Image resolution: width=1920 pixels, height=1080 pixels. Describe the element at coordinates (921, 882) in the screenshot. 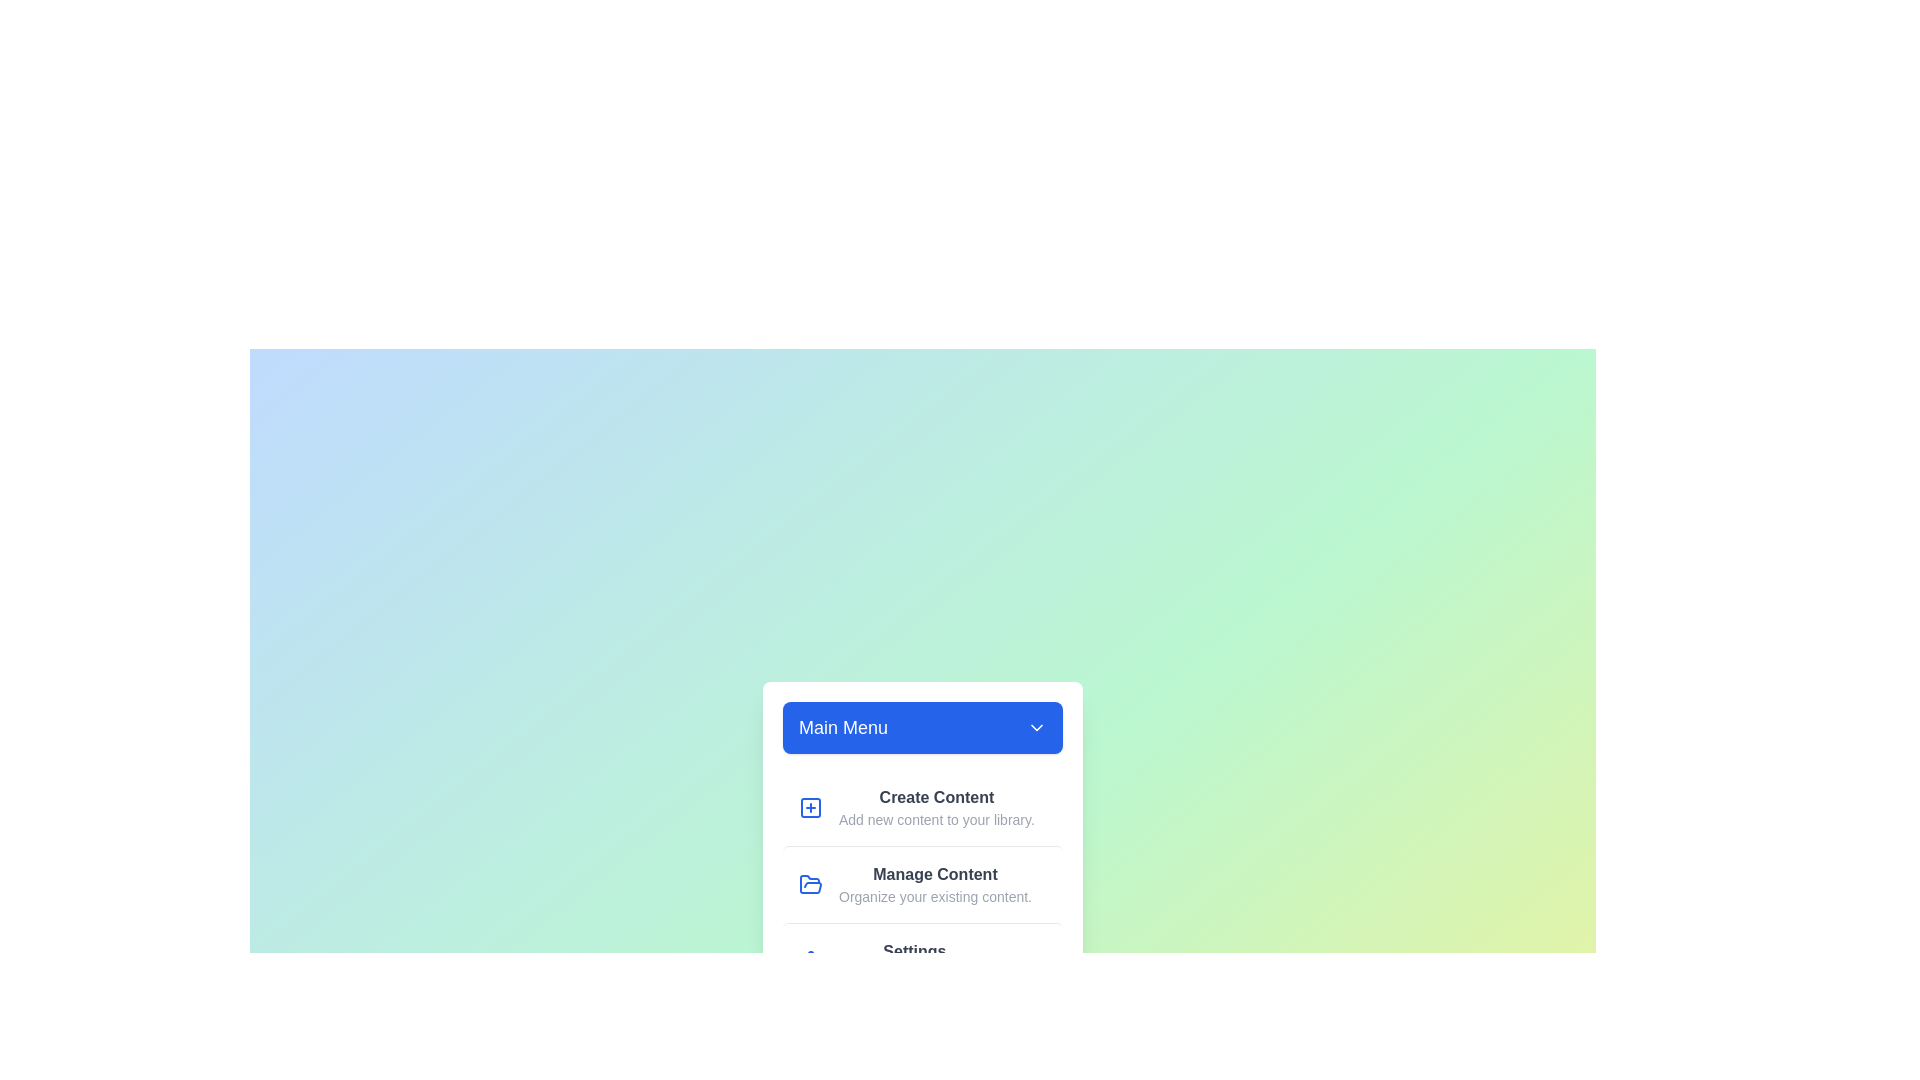

I see `the 'Manage Content' option in the menu` at that location.